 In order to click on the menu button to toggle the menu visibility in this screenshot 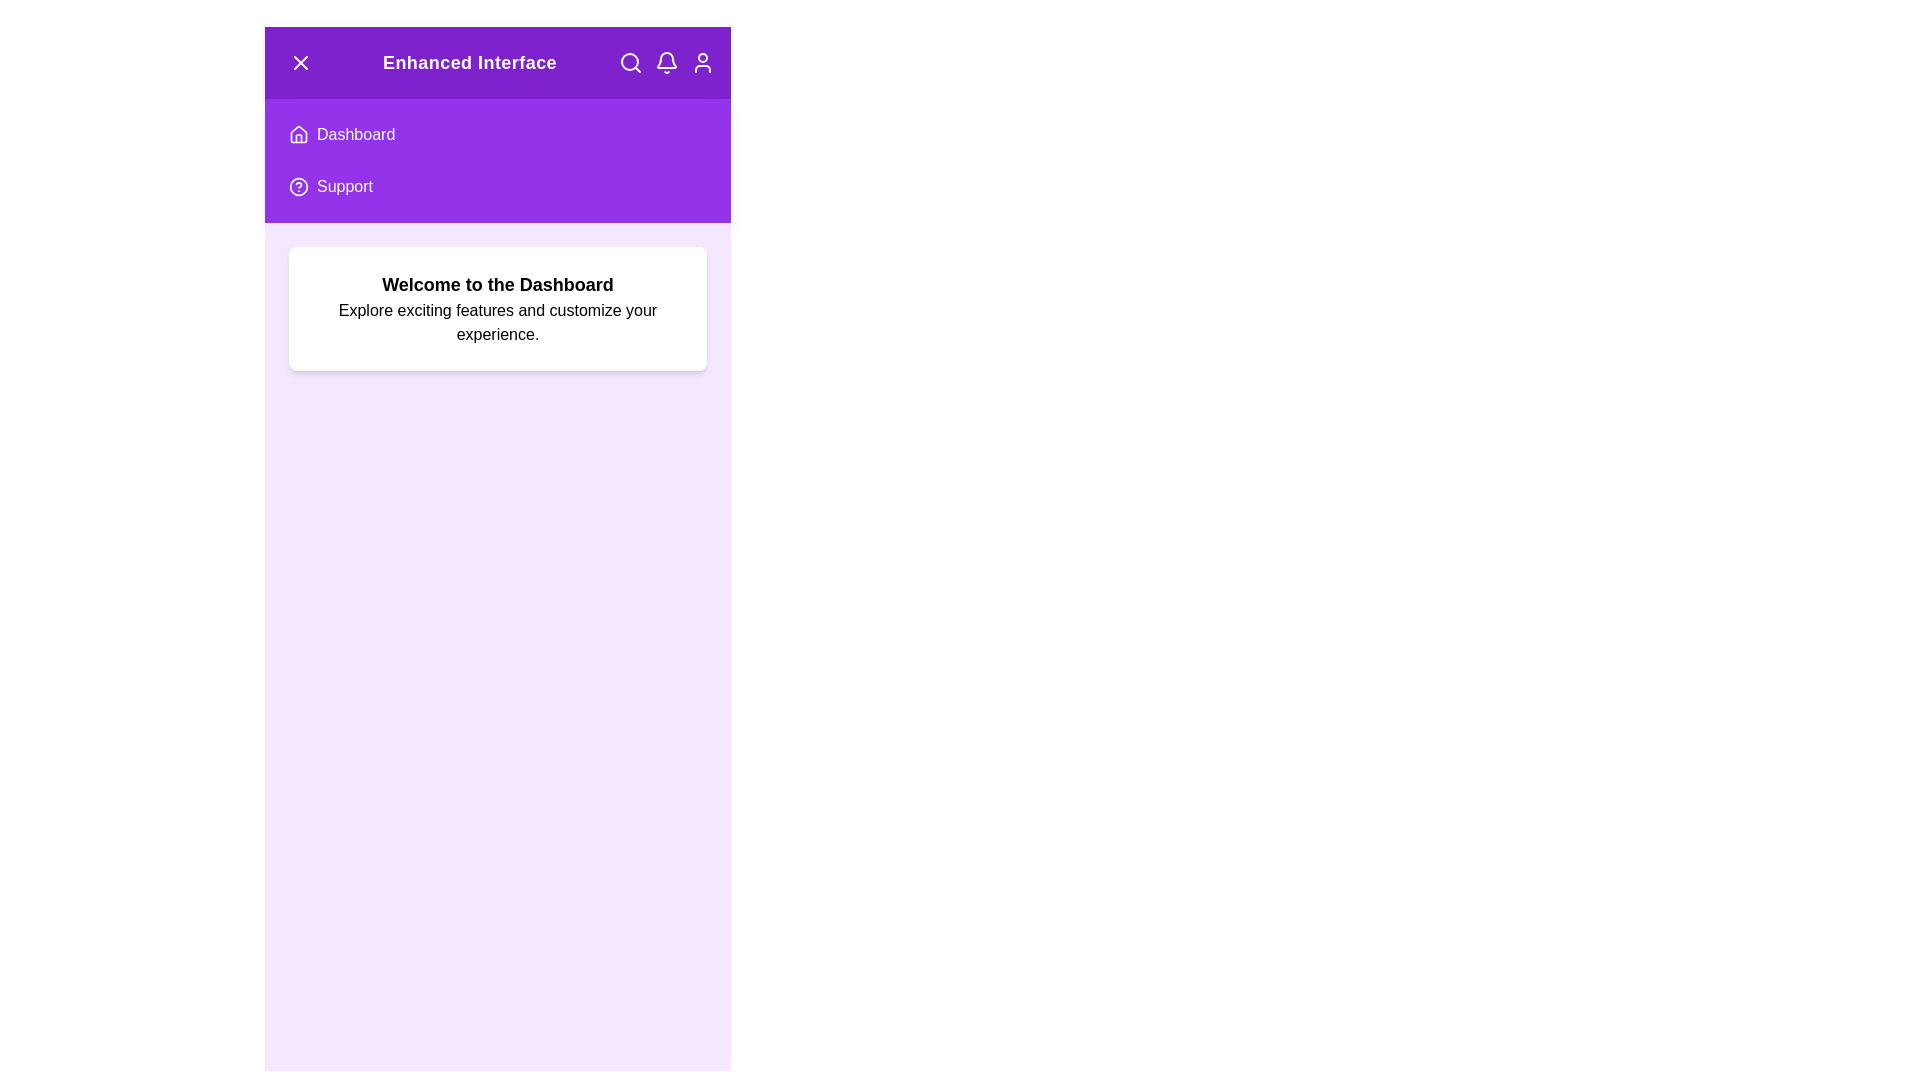, I will do `click(300, 61)`.